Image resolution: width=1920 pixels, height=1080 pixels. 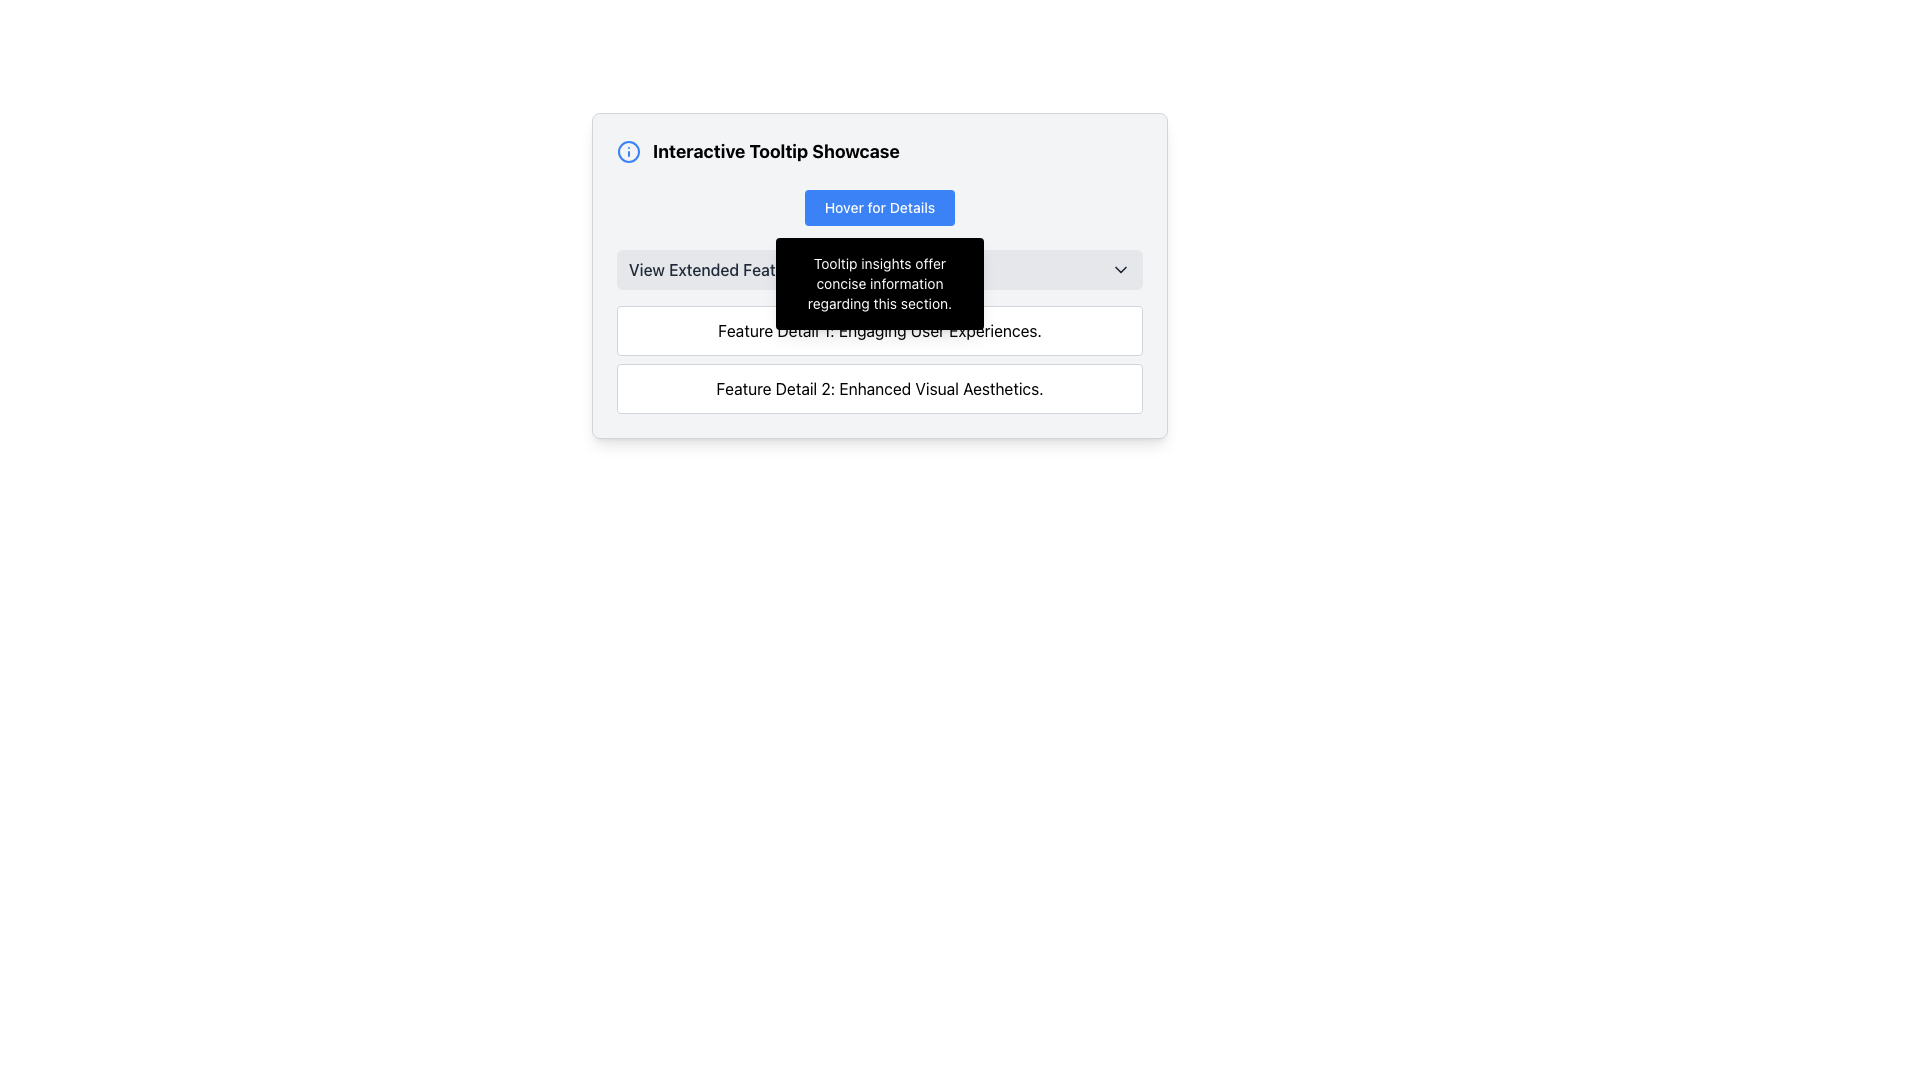 What do you see at coordinates (775, 150) in the screenshot?
I see `text from the Text Label located in the header section, positioned to the right of a blue circular information icon and above the 'Hover for Details' button` at bounding box center [775, 150].